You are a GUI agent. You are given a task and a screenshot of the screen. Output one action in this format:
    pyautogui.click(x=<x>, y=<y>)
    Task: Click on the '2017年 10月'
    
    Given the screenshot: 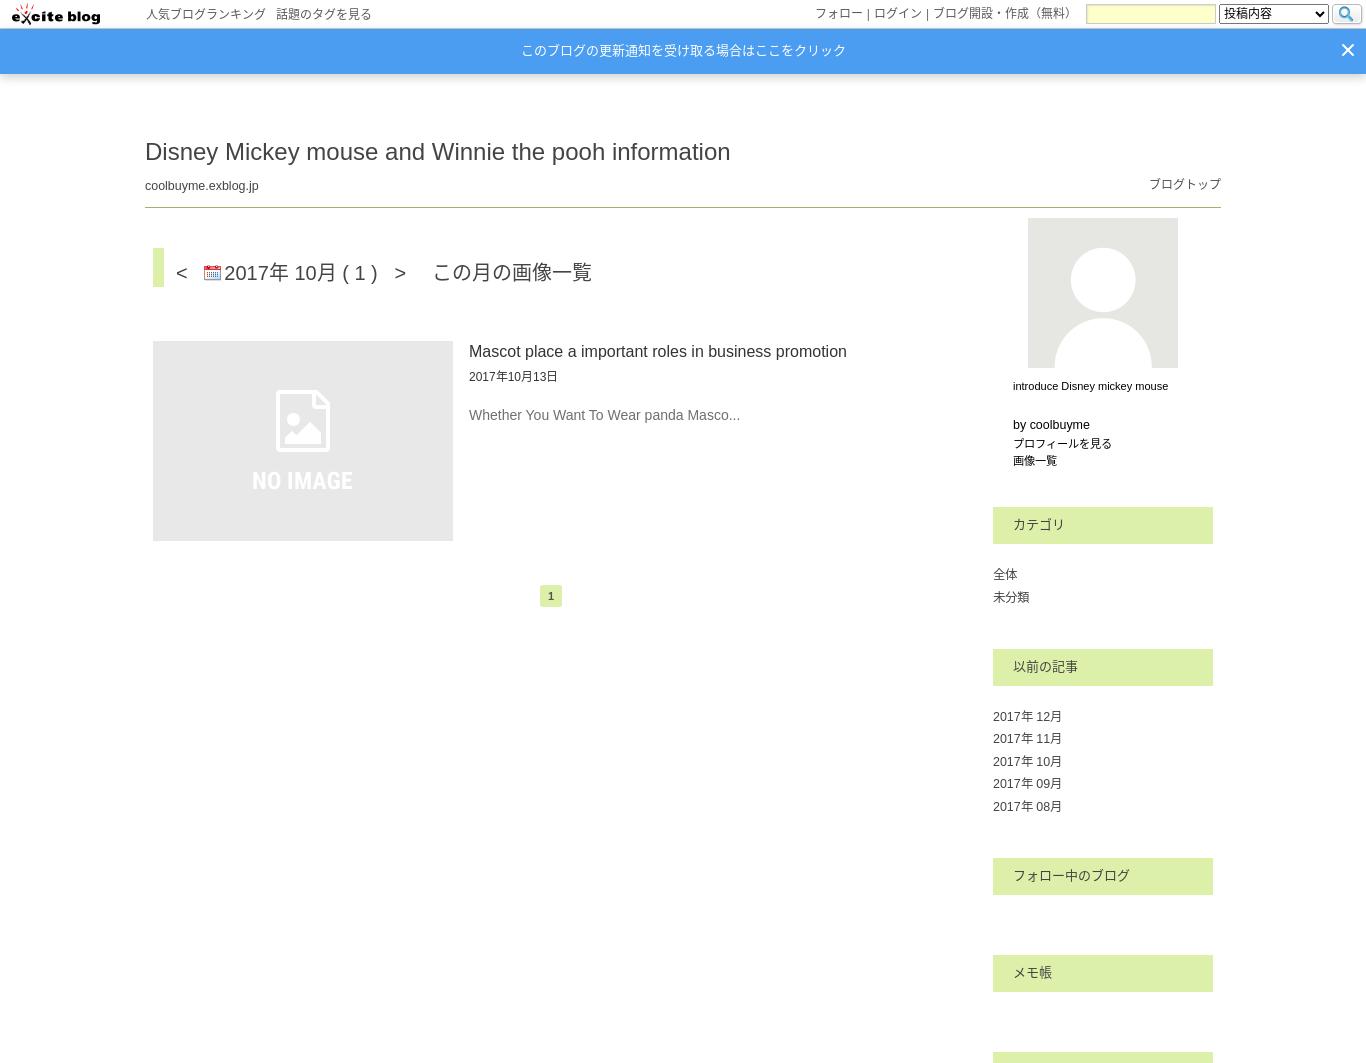 What is the action you would take?
    pyautogui.click(x=992, y=760)
    